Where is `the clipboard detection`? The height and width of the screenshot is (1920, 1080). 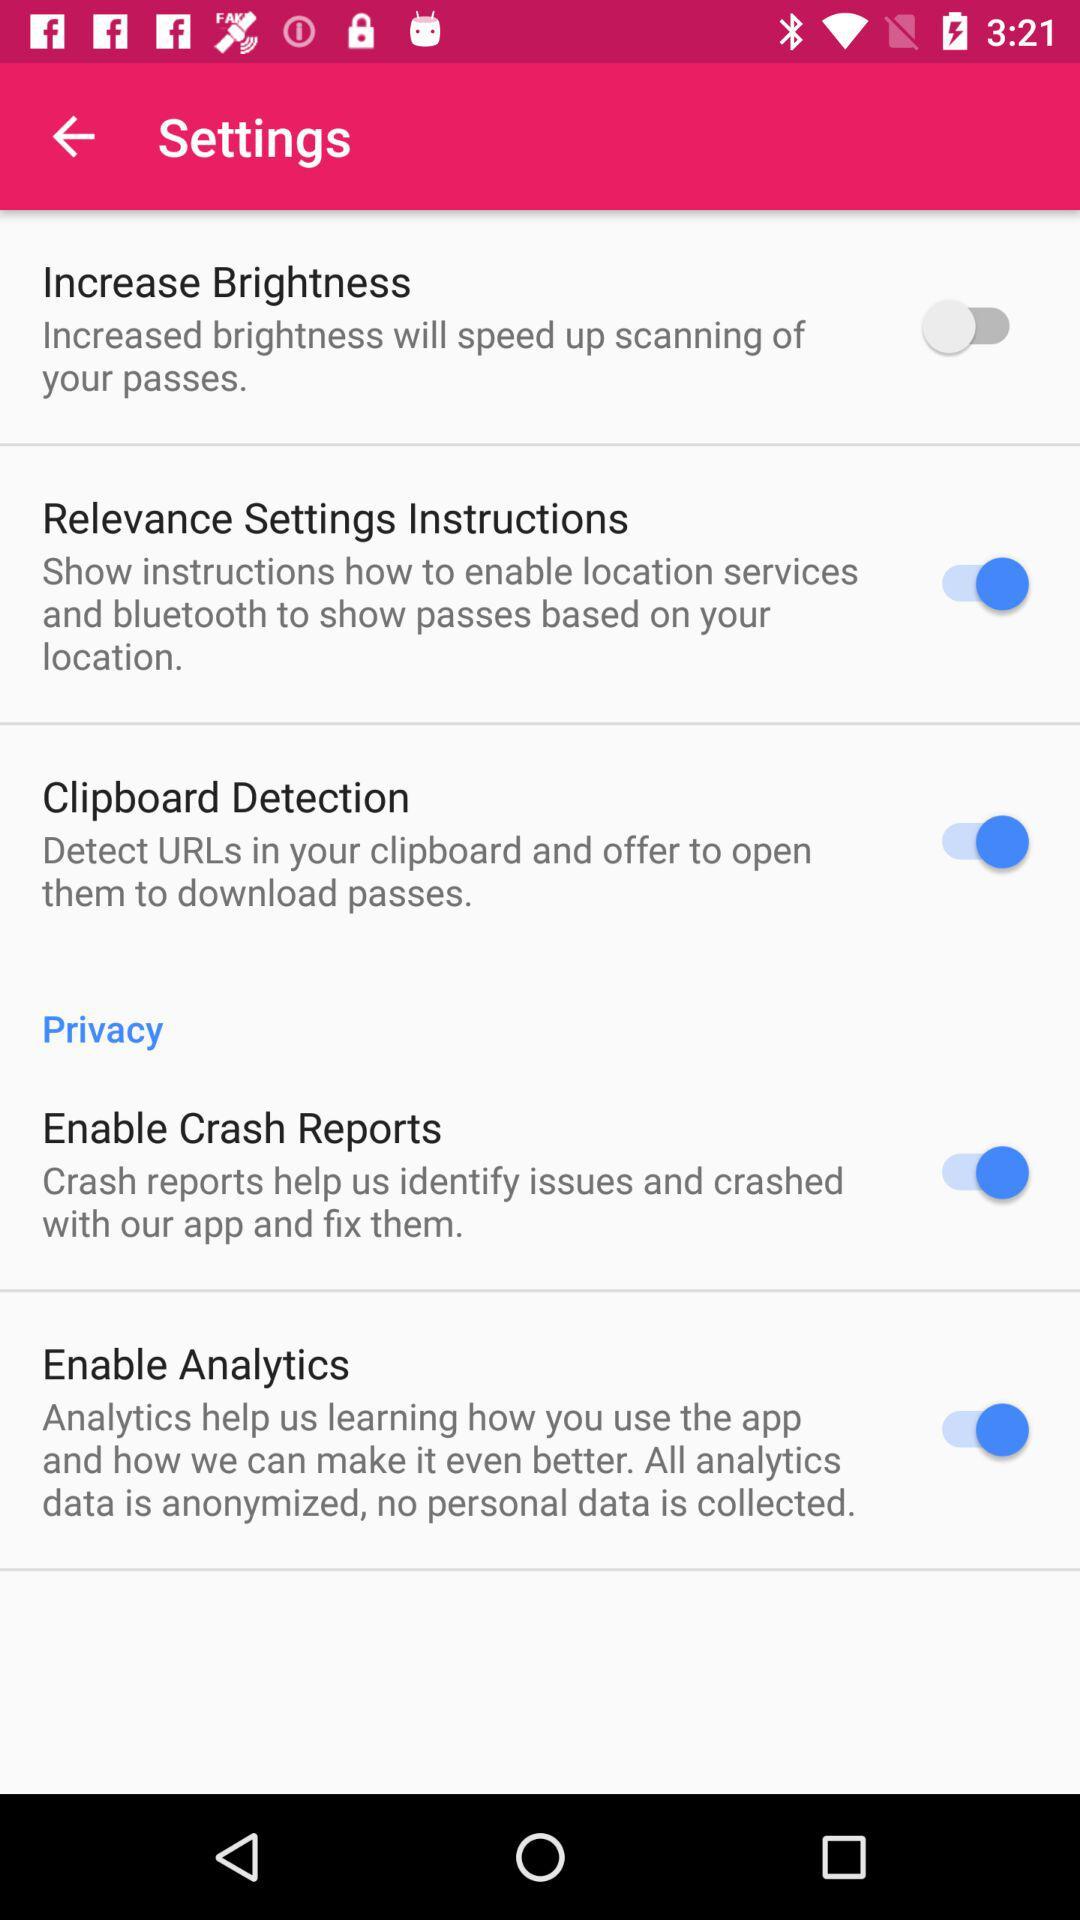 the clipboard detection is located at coordinates (225, 794).